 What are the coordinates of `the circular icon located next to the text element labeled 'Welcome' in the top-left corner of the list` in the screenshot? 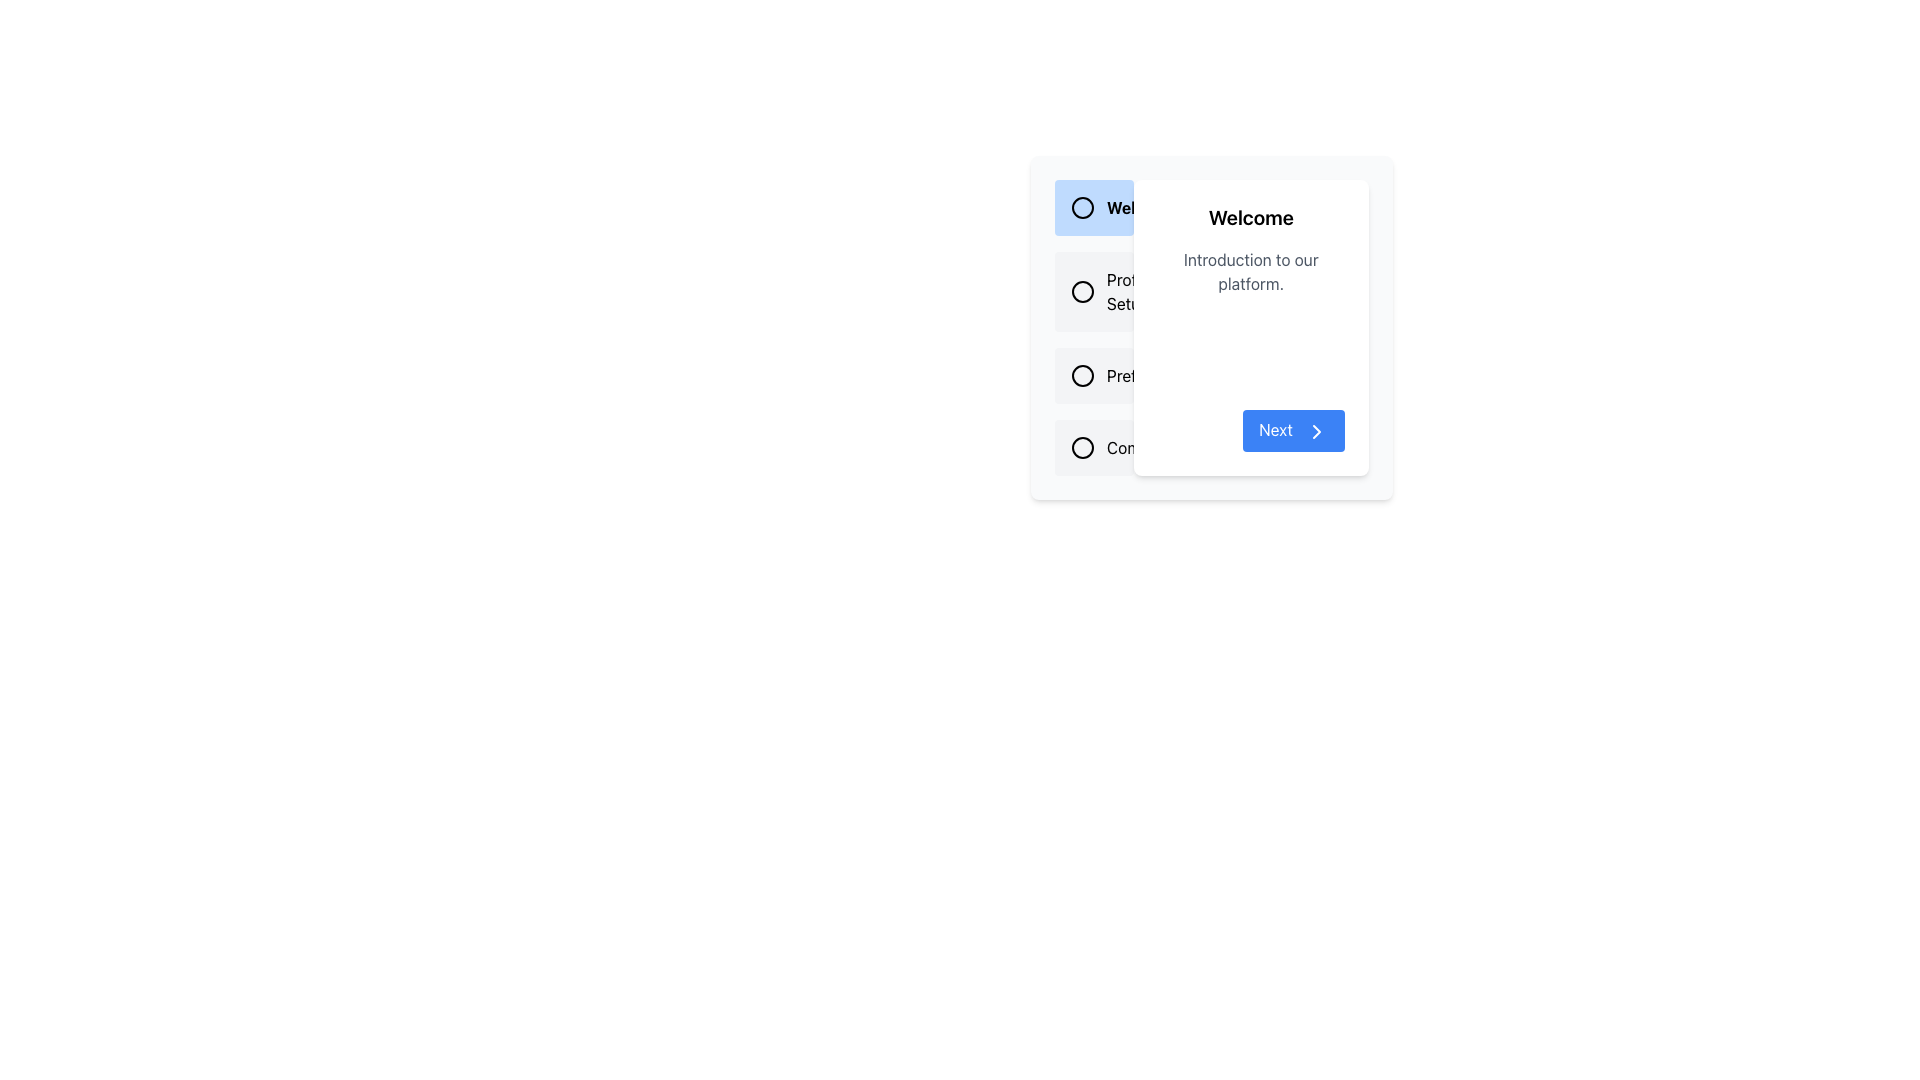 It's located at (1082, 208).